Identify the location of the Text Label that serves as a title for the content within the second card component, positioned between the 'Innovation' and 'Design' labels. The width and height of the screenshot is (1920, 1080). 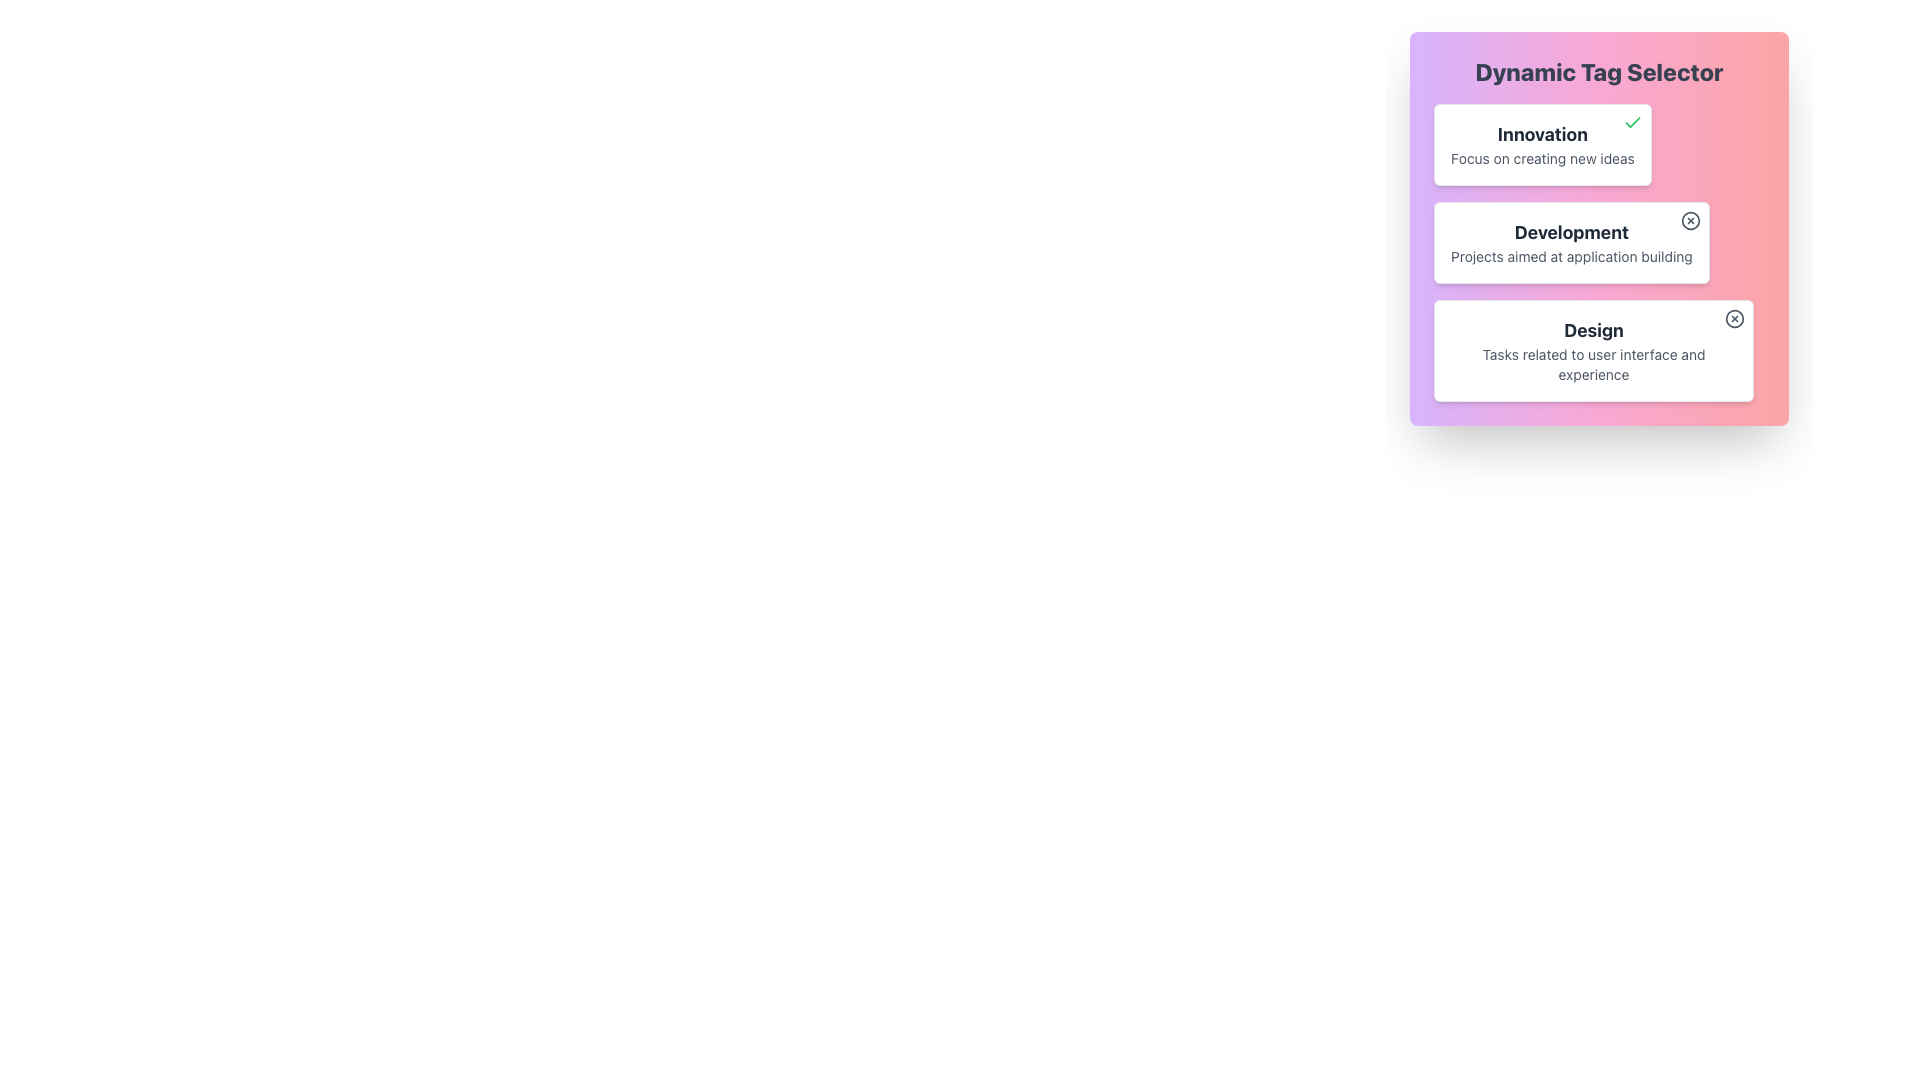
(1570, 231).